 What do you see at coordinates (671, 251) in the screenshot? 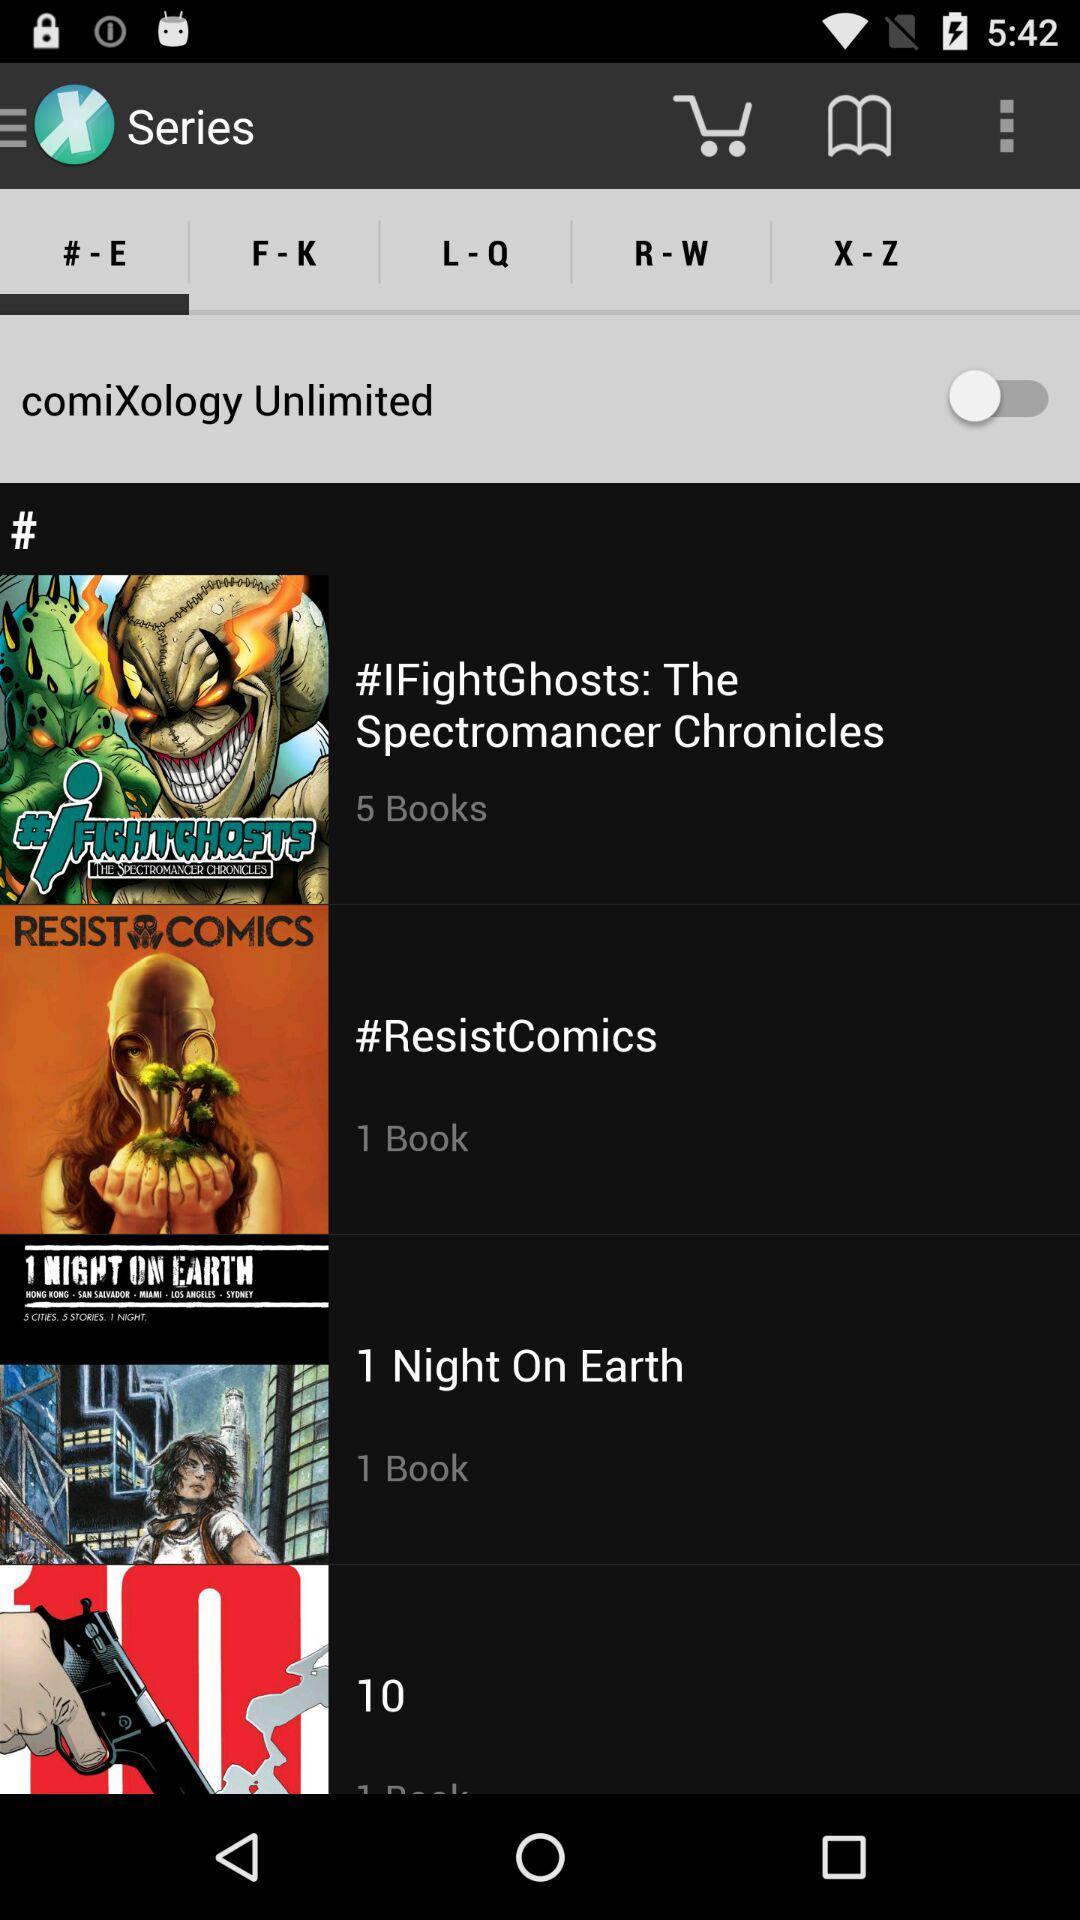
I see `the icon next to l - q icon` at bounding box center [671, 251].